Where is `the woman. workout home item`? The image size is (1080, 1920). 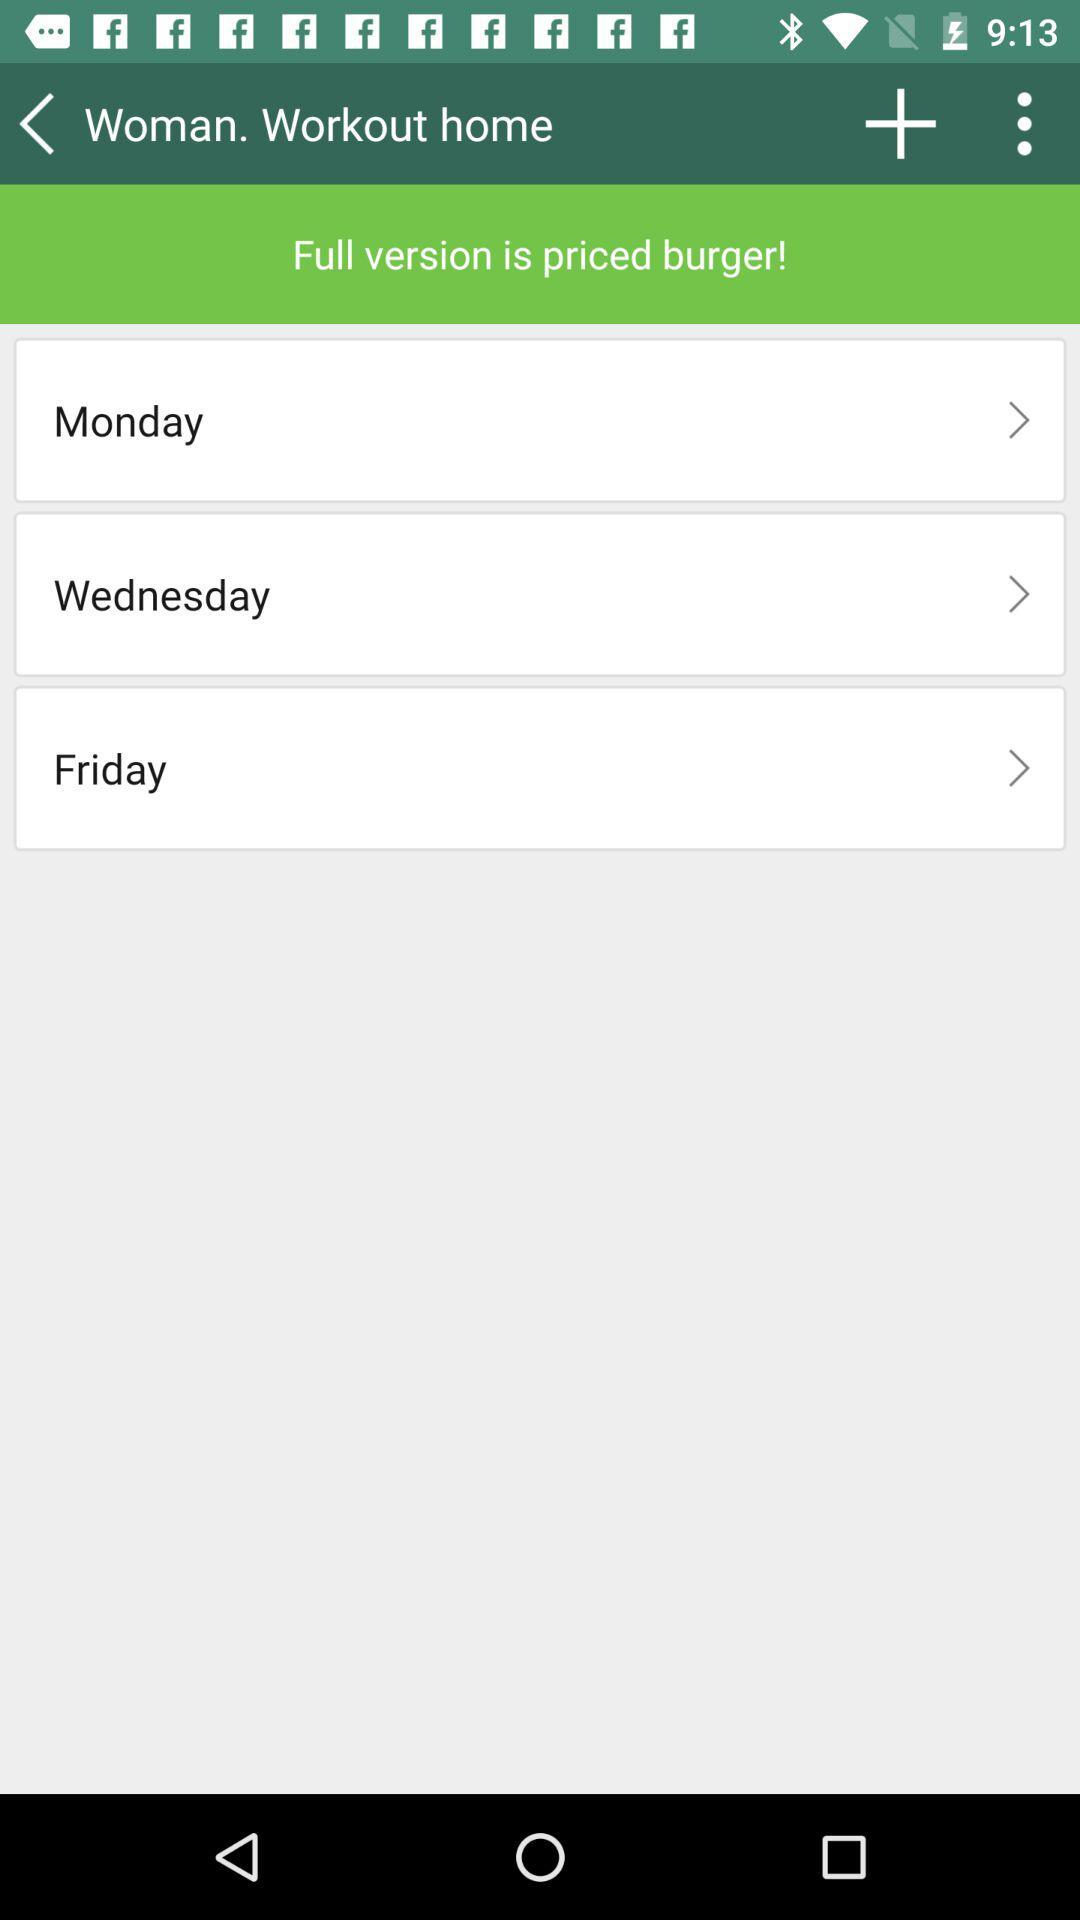 the woman. workout home item is located at coordinates (375, 122).